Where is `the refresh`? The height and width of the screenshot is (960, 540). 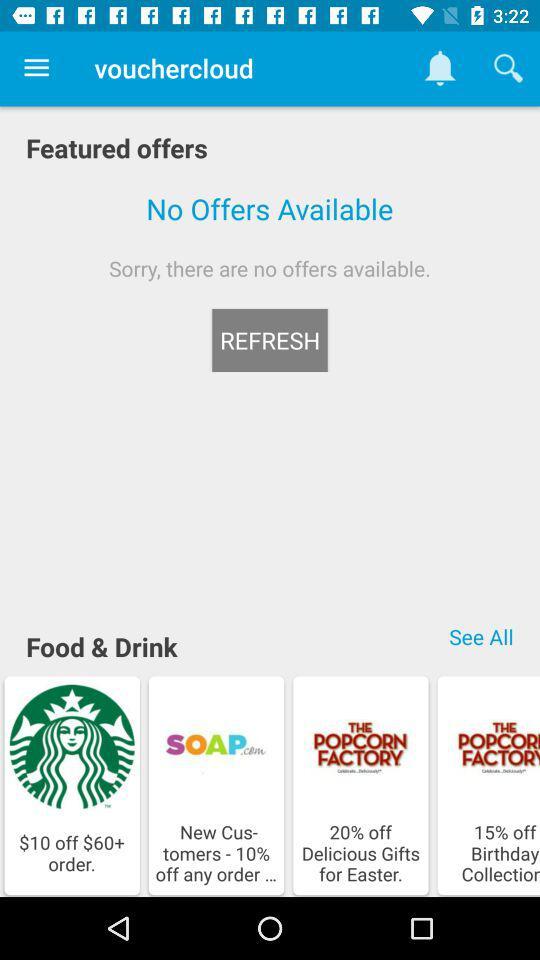
the refresh is located at coordinates (270, 340).